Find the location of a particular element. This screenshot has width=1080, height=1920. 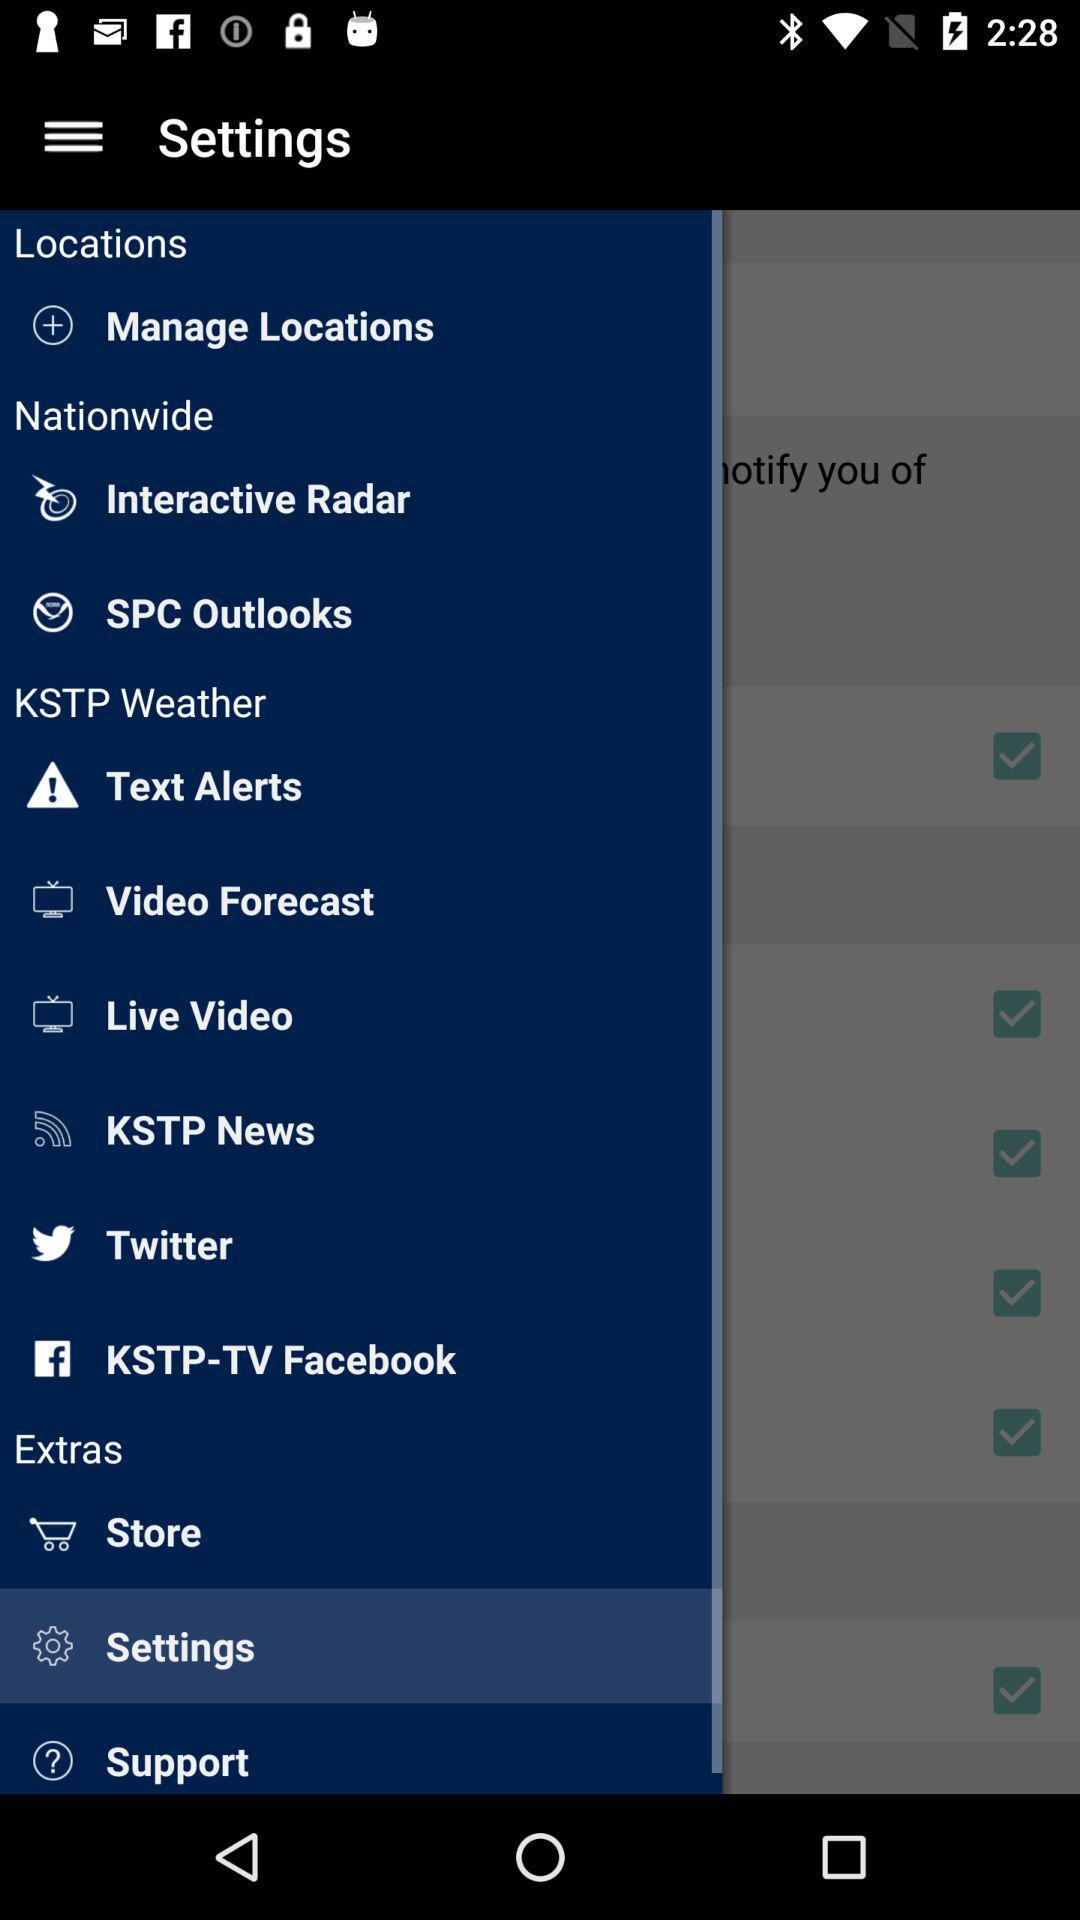

the menu icon is located at coordinates (72, 135).